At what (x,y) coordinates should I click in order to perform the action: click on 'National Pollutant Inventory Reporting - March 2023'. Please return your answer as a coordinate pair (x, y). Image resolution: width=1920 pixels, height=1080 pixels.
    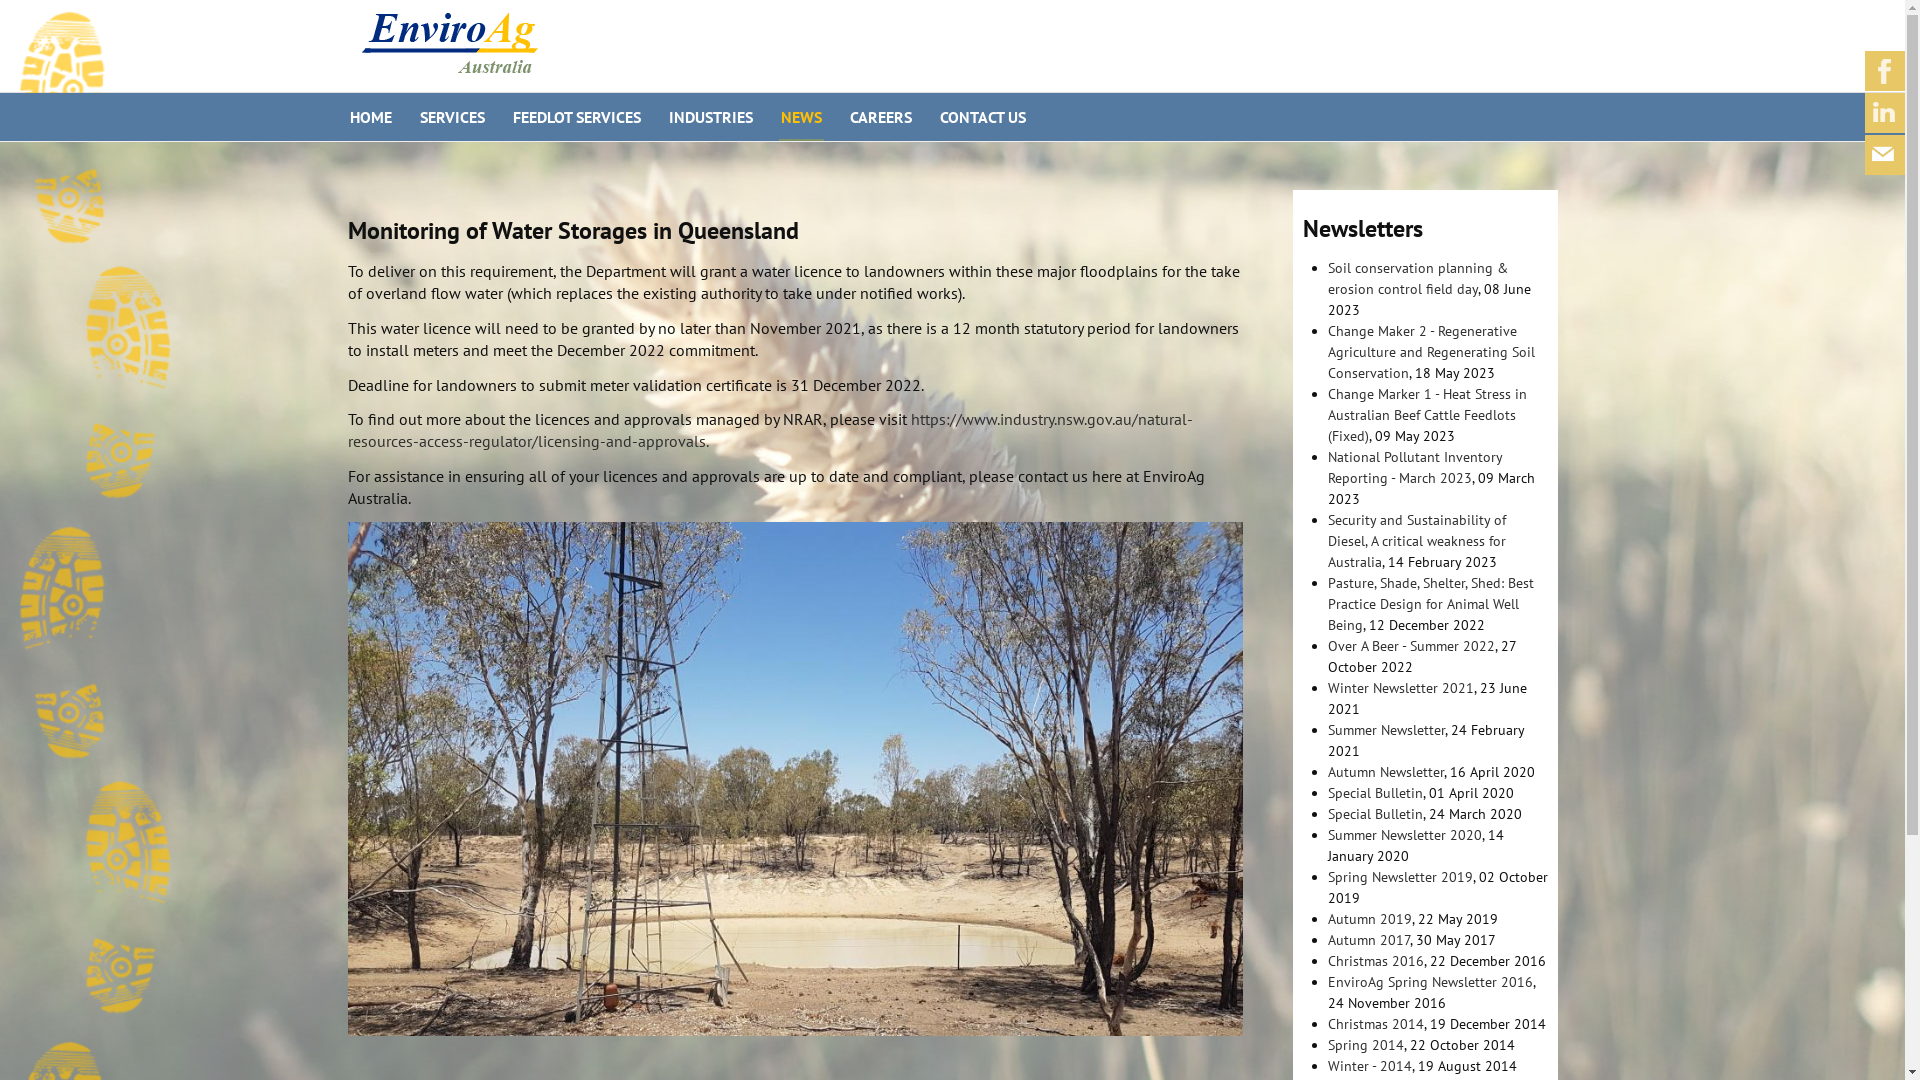
    Looking at the image, I should click on (1328, 467).